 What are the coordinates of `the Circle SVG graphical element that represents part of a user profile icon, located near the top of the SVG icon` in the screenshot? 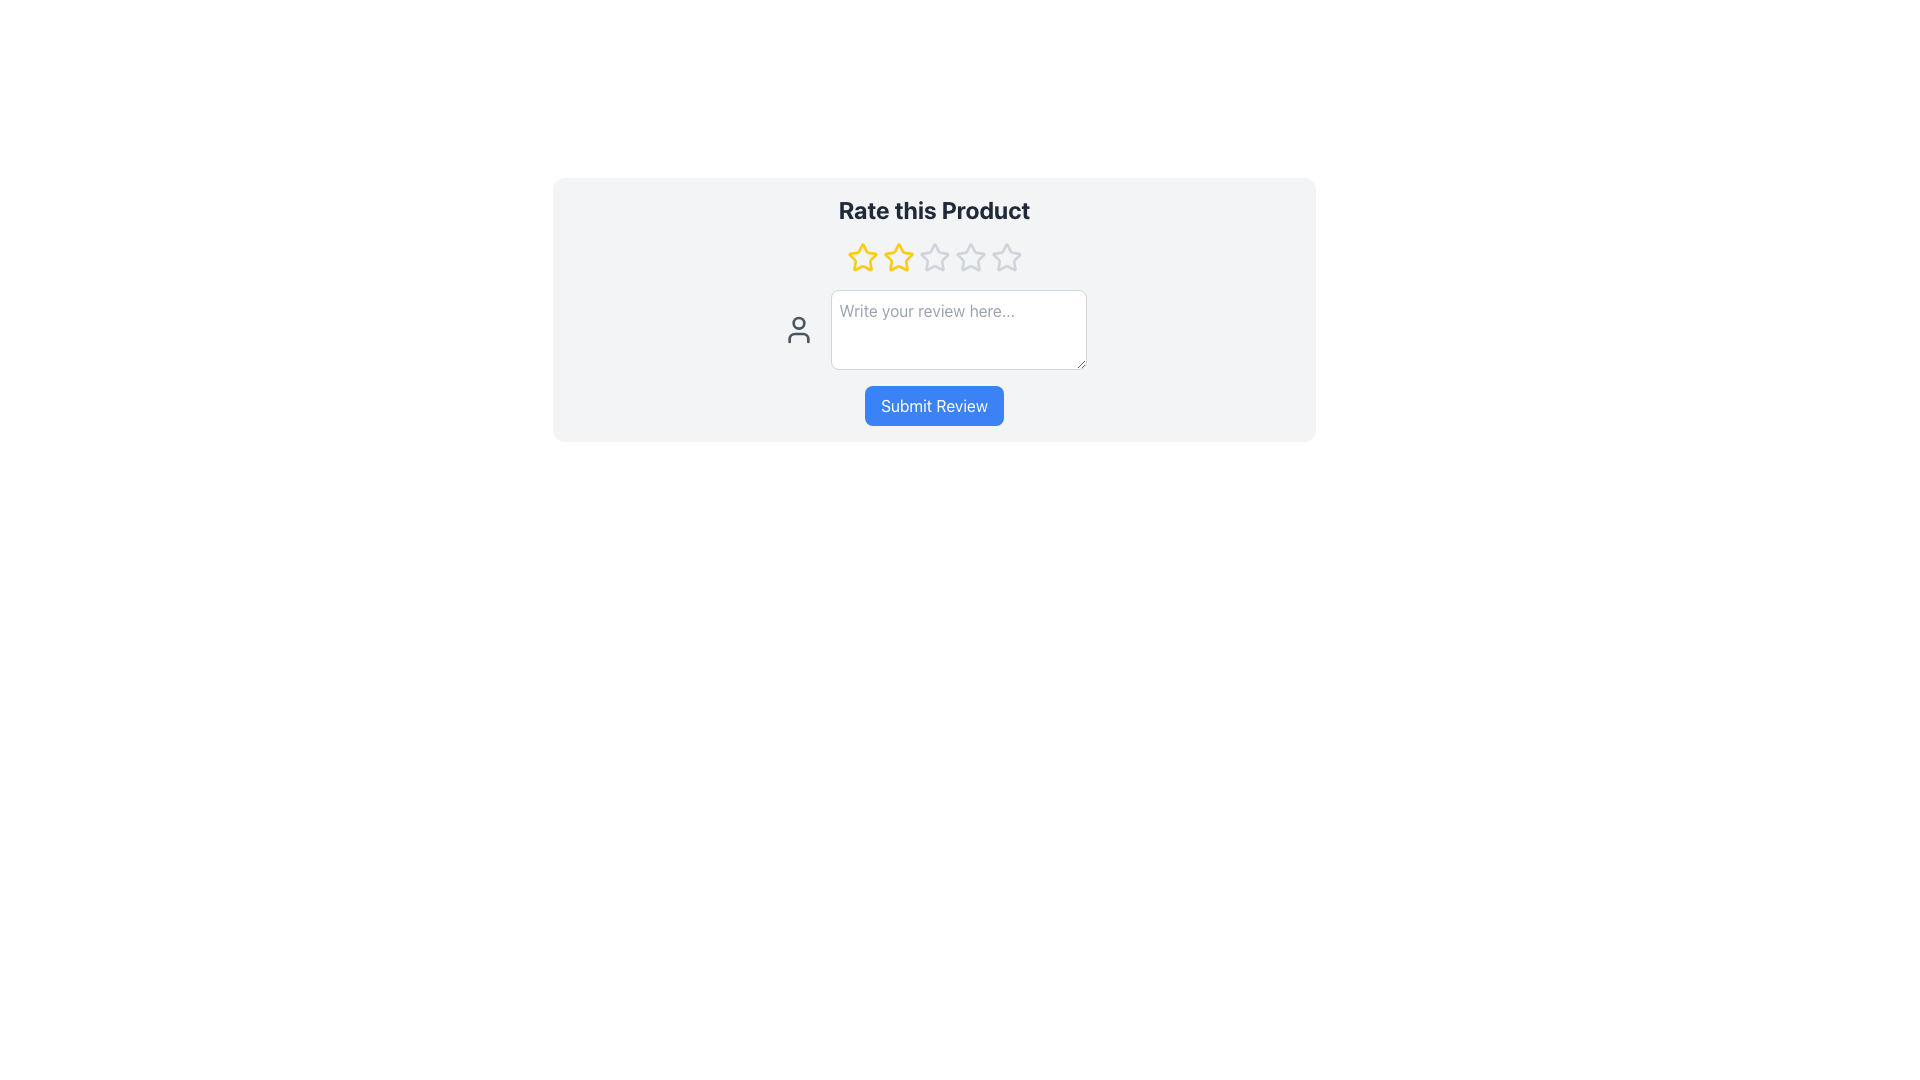 It's located at (797, 322).